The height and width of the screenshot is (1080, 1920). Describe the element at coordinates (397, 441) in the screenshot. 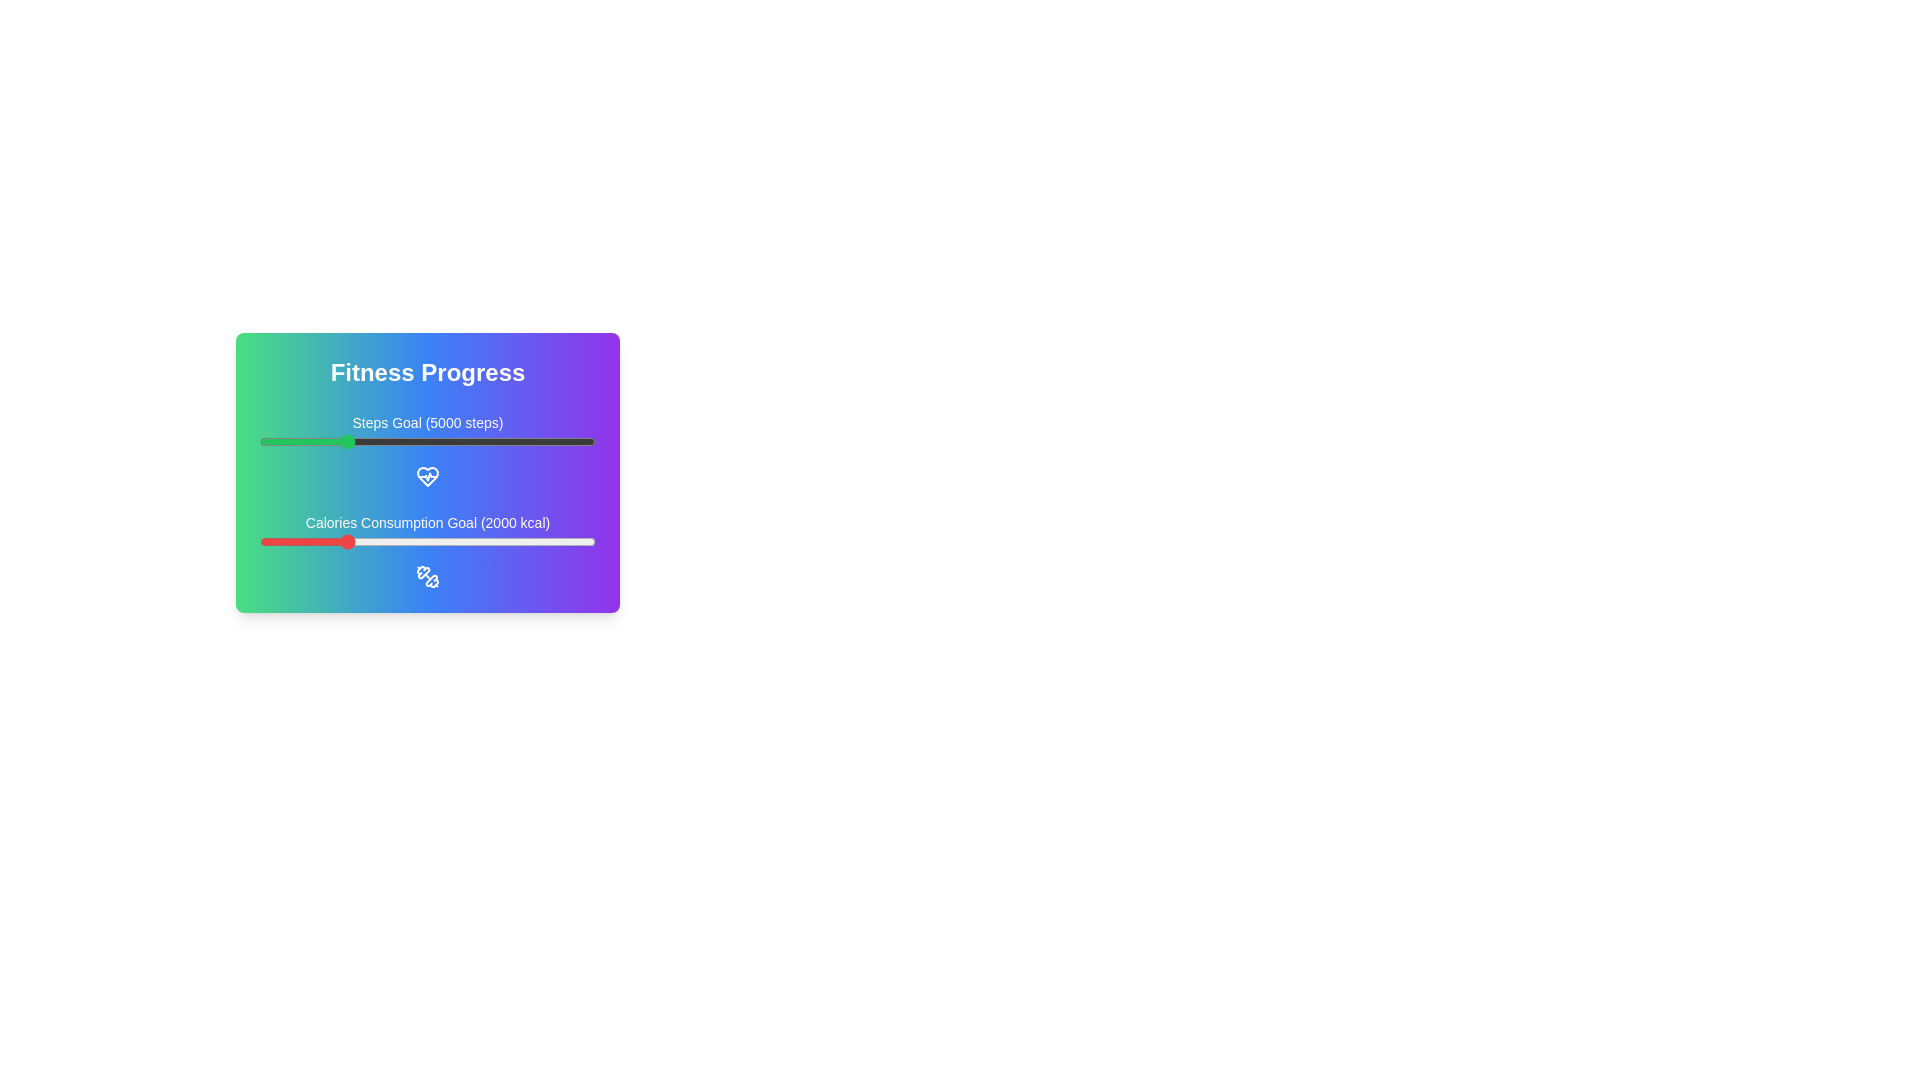

I see `the steps goal` at that location.